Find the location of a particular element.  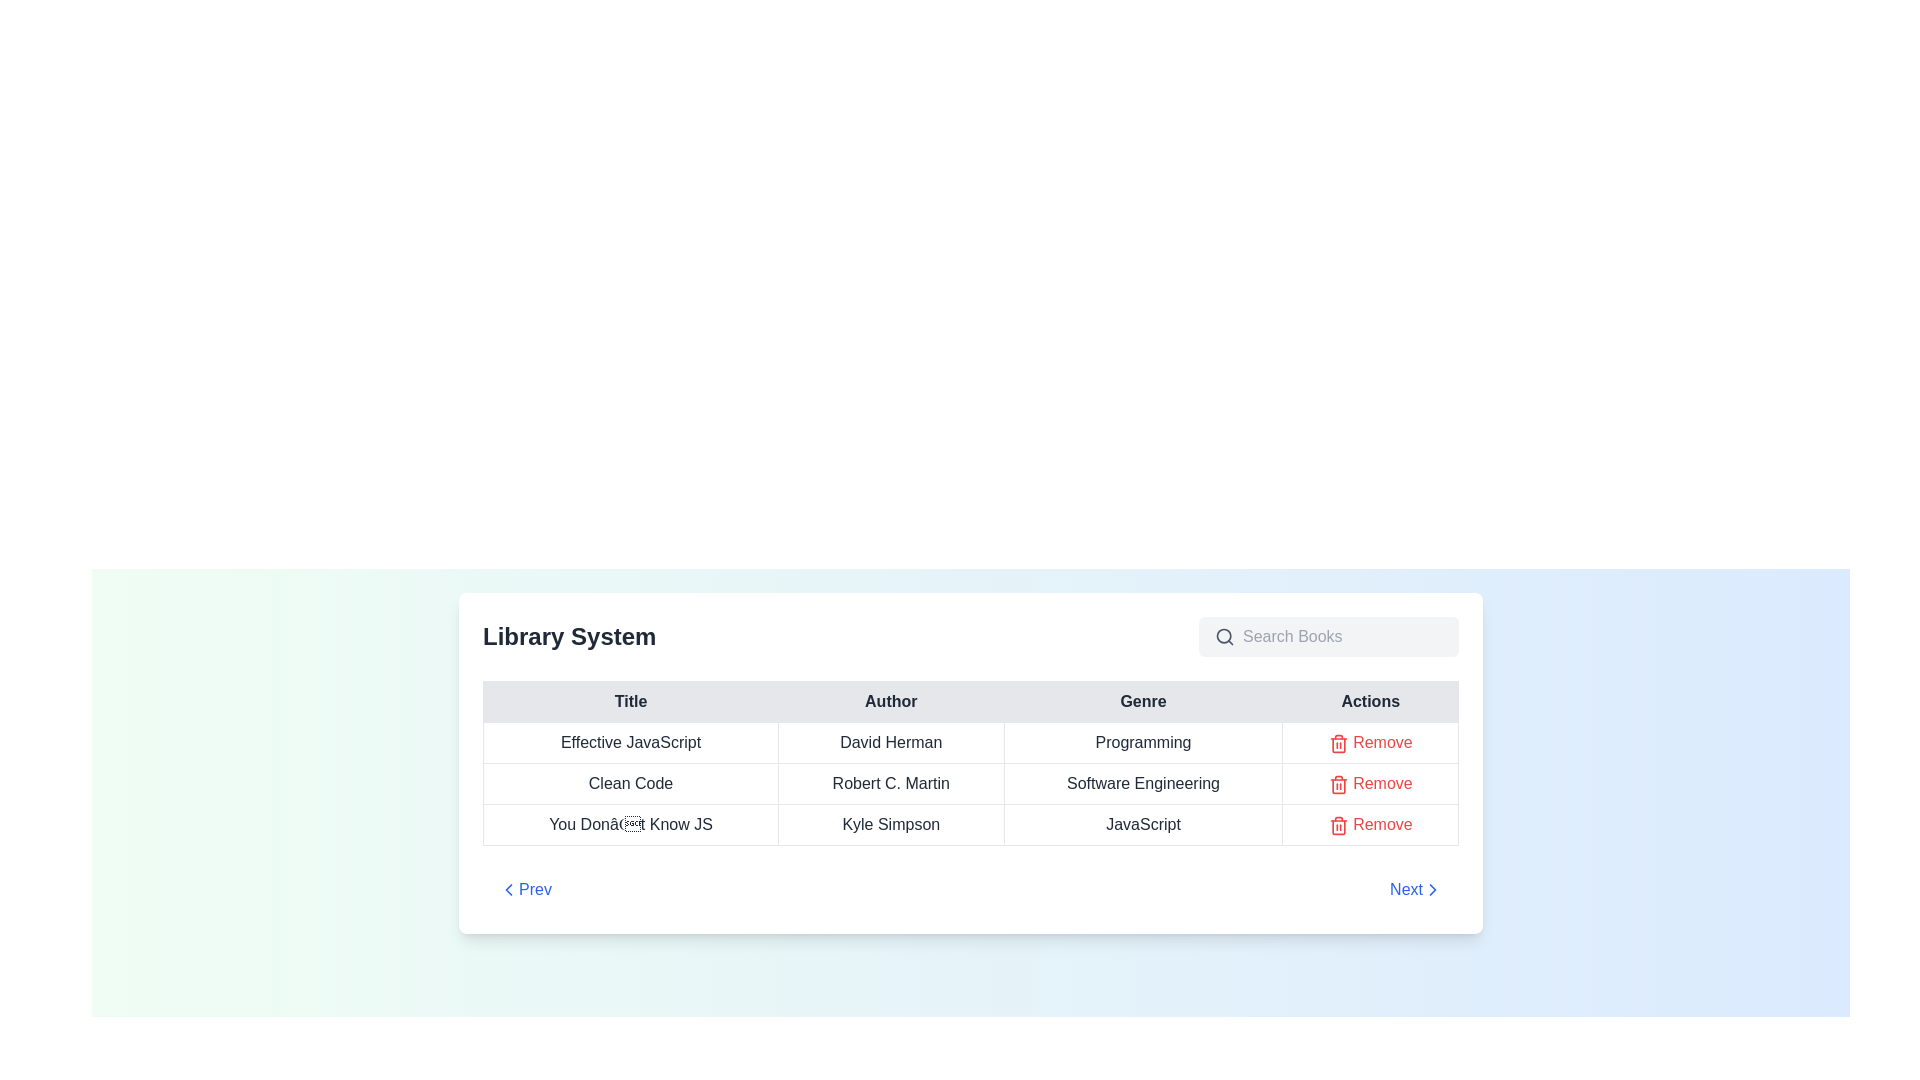

the removal button for 'Effective JavaScript' by David Herman located in the 'Actions' column of the first row in the table to prepare for interaction is located at coordinates (1369, 743).